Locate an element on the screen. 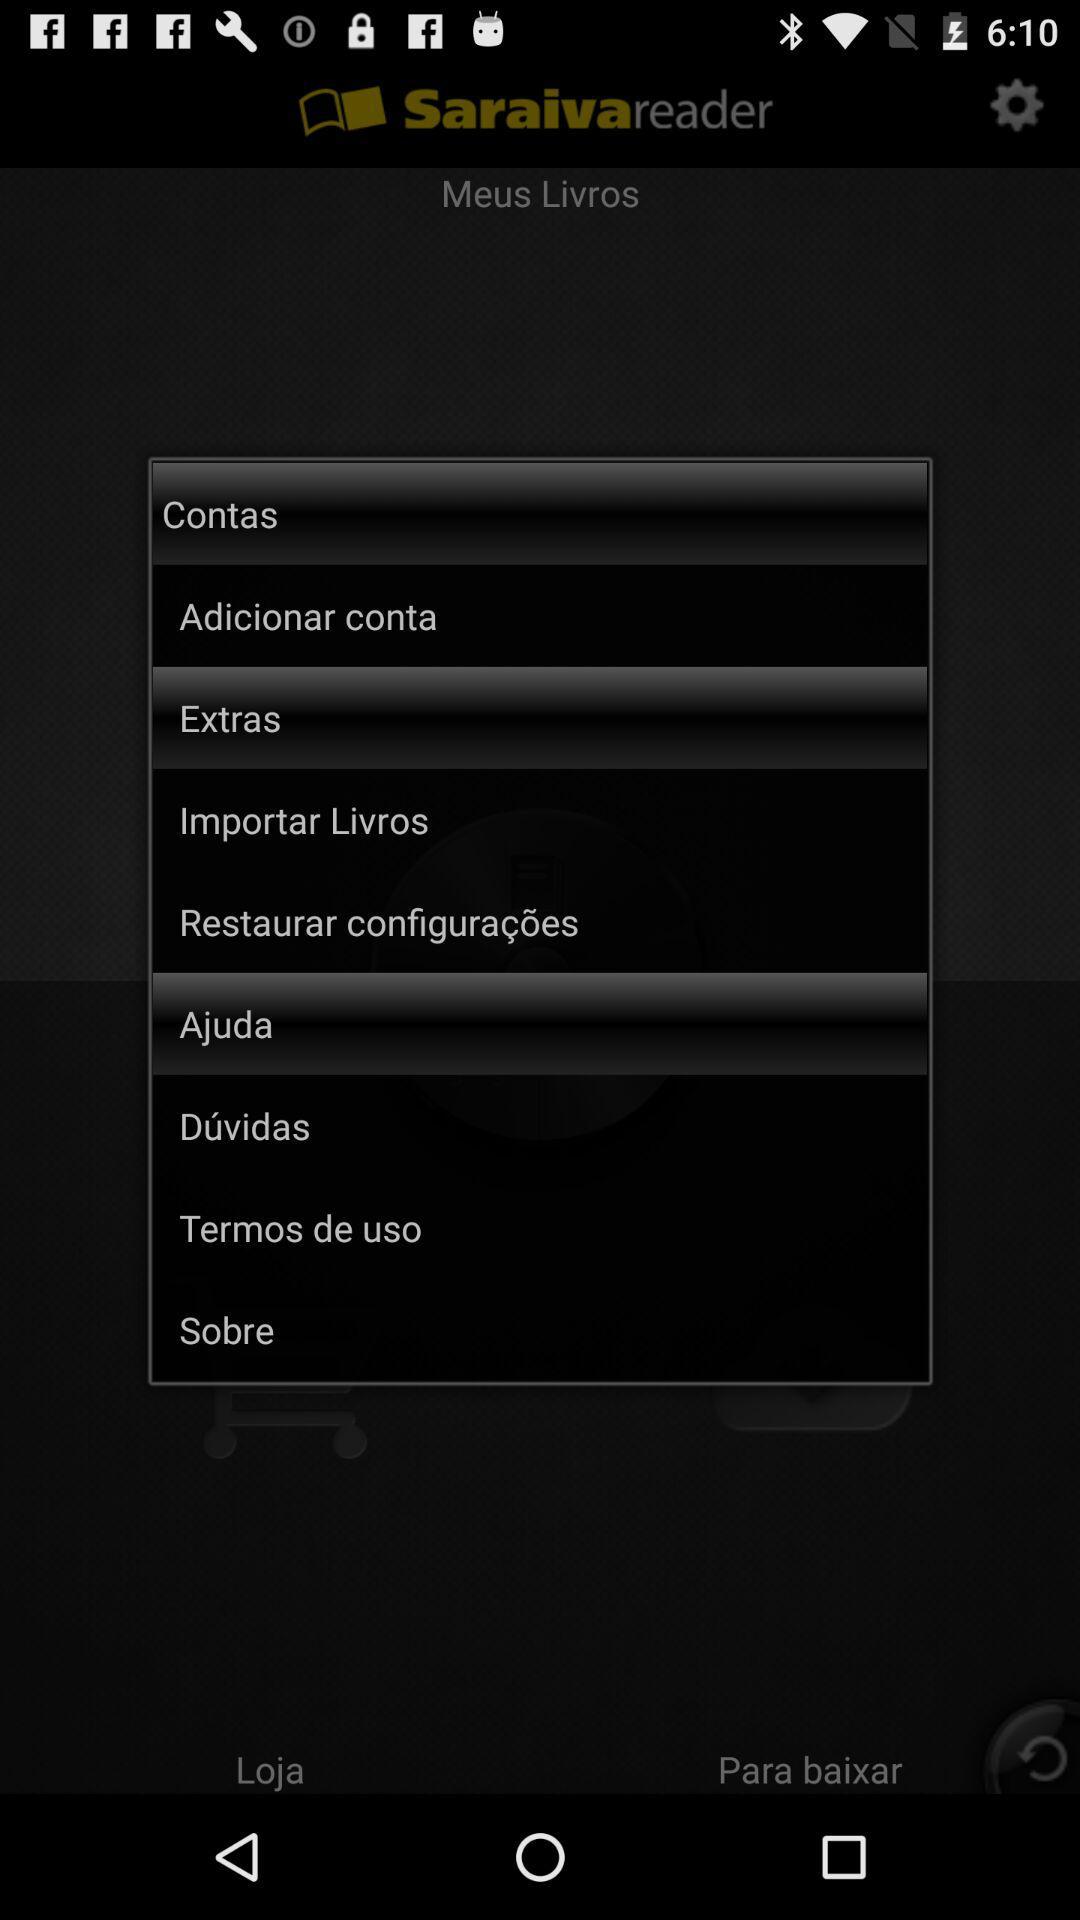  the termos de uso icon is located at coordinates (553, 1226).